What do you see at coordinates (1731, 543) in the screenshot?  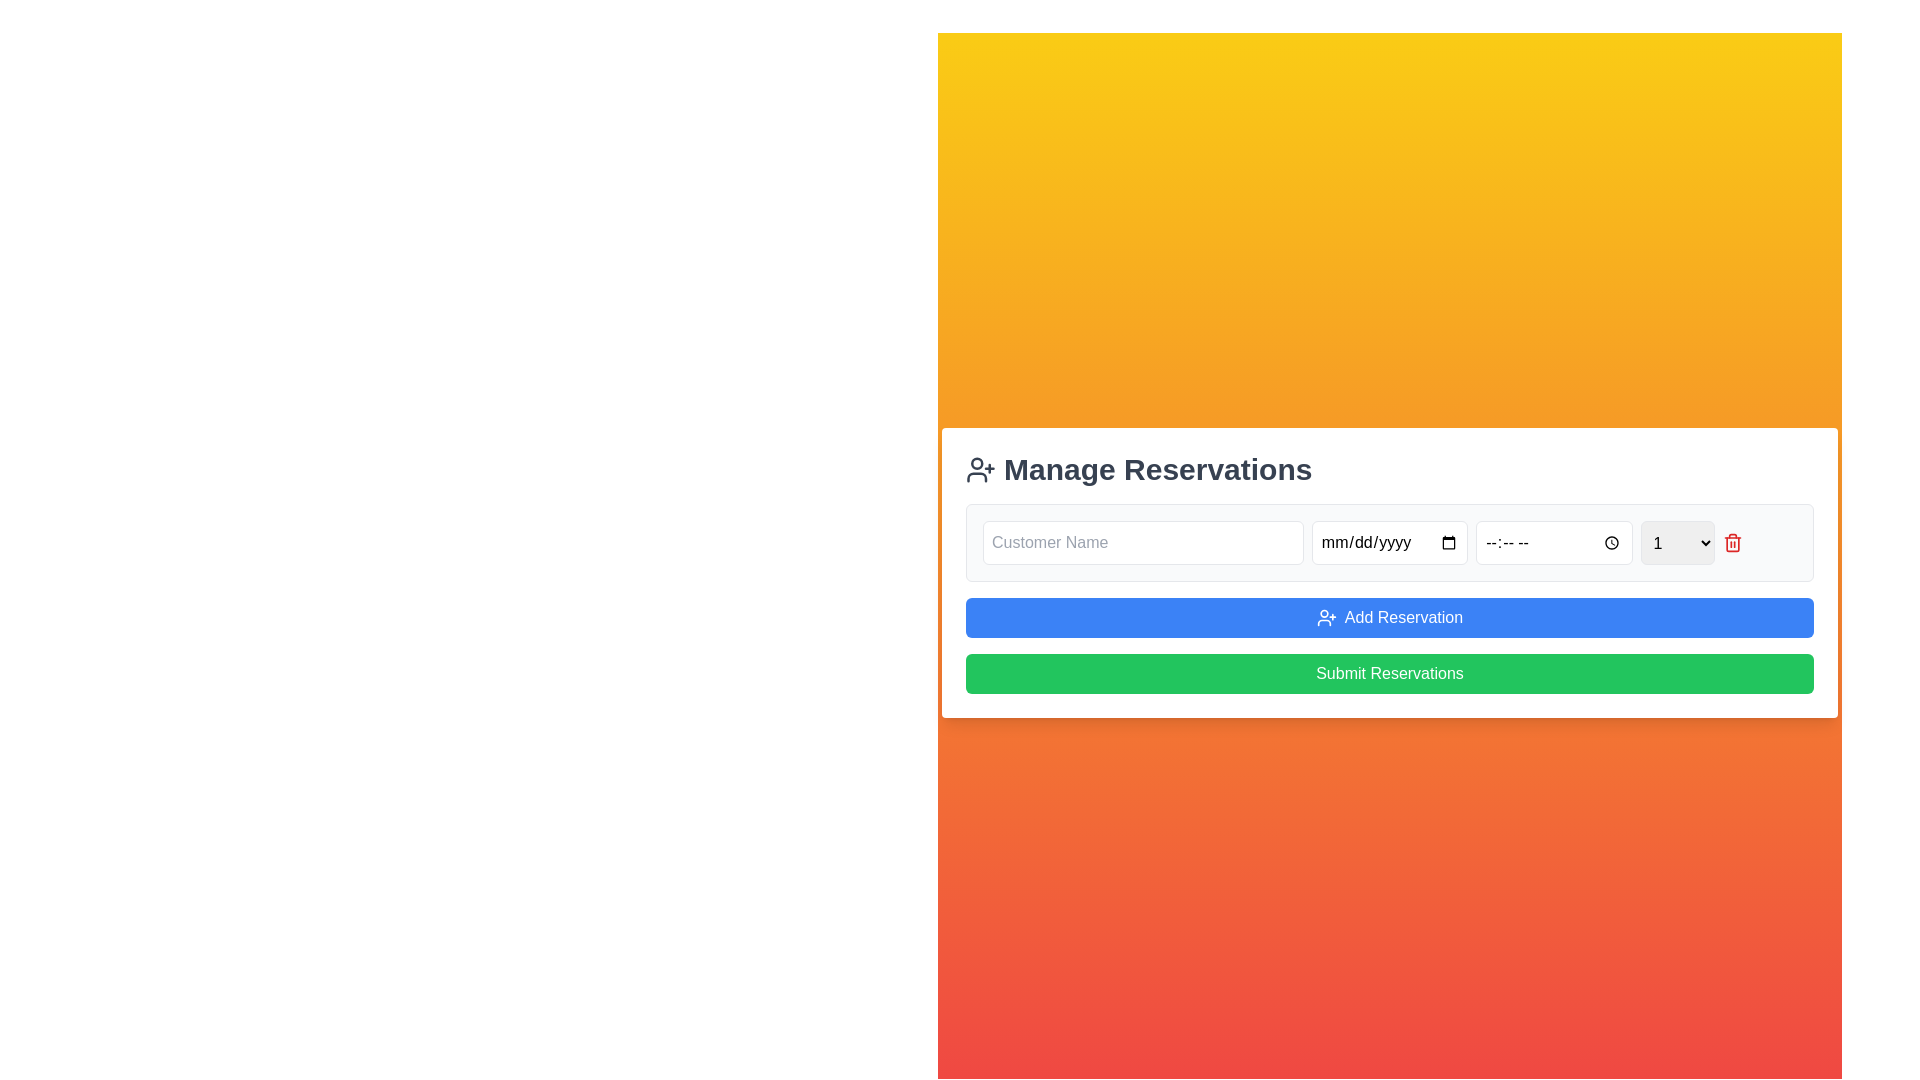 I see `the delete Icon Button located in the top-right corner of the form interface` at bounding box center [1731, 543].